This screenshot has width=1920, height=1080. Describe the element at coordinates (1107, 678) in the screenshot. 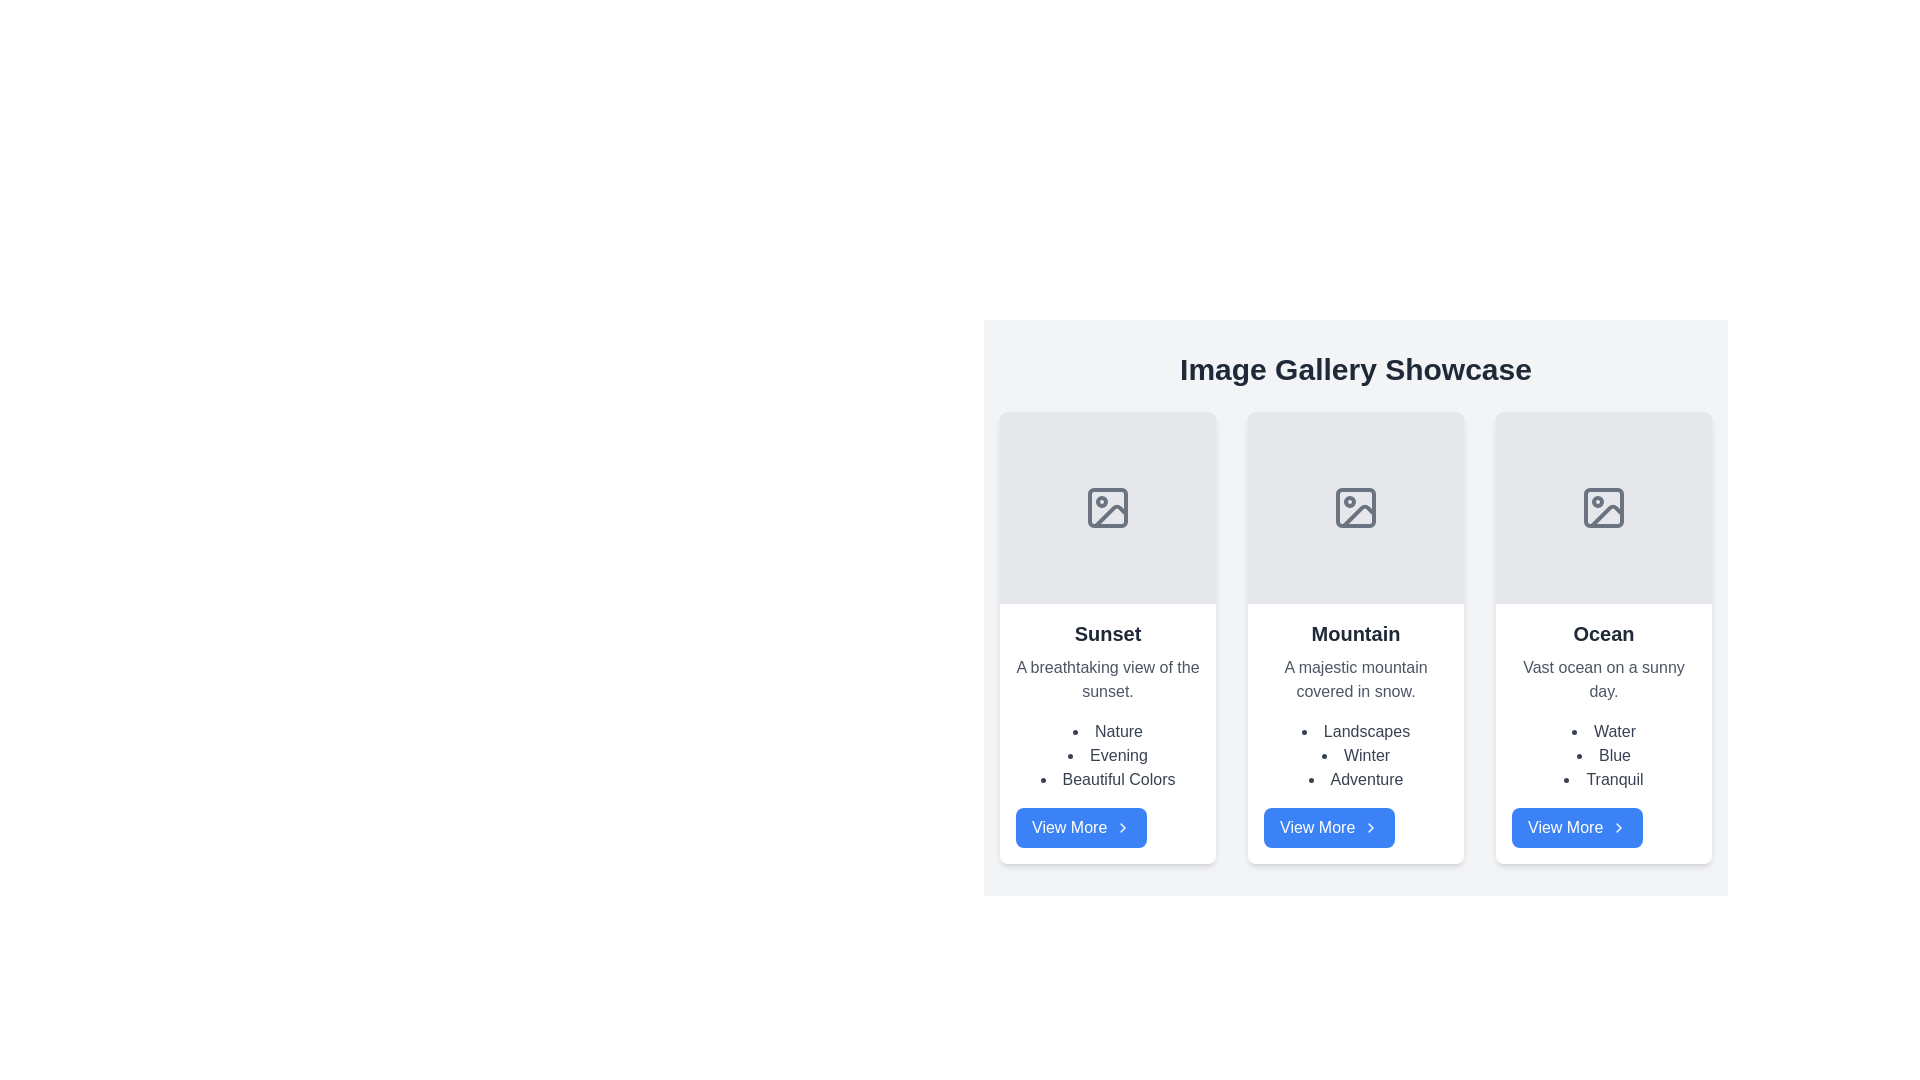

I see `the textual description that reads 'A breathtaking view of the sunset.', which is styled in gray and positioned below the header 'Sunset' in a card layout` at that location.